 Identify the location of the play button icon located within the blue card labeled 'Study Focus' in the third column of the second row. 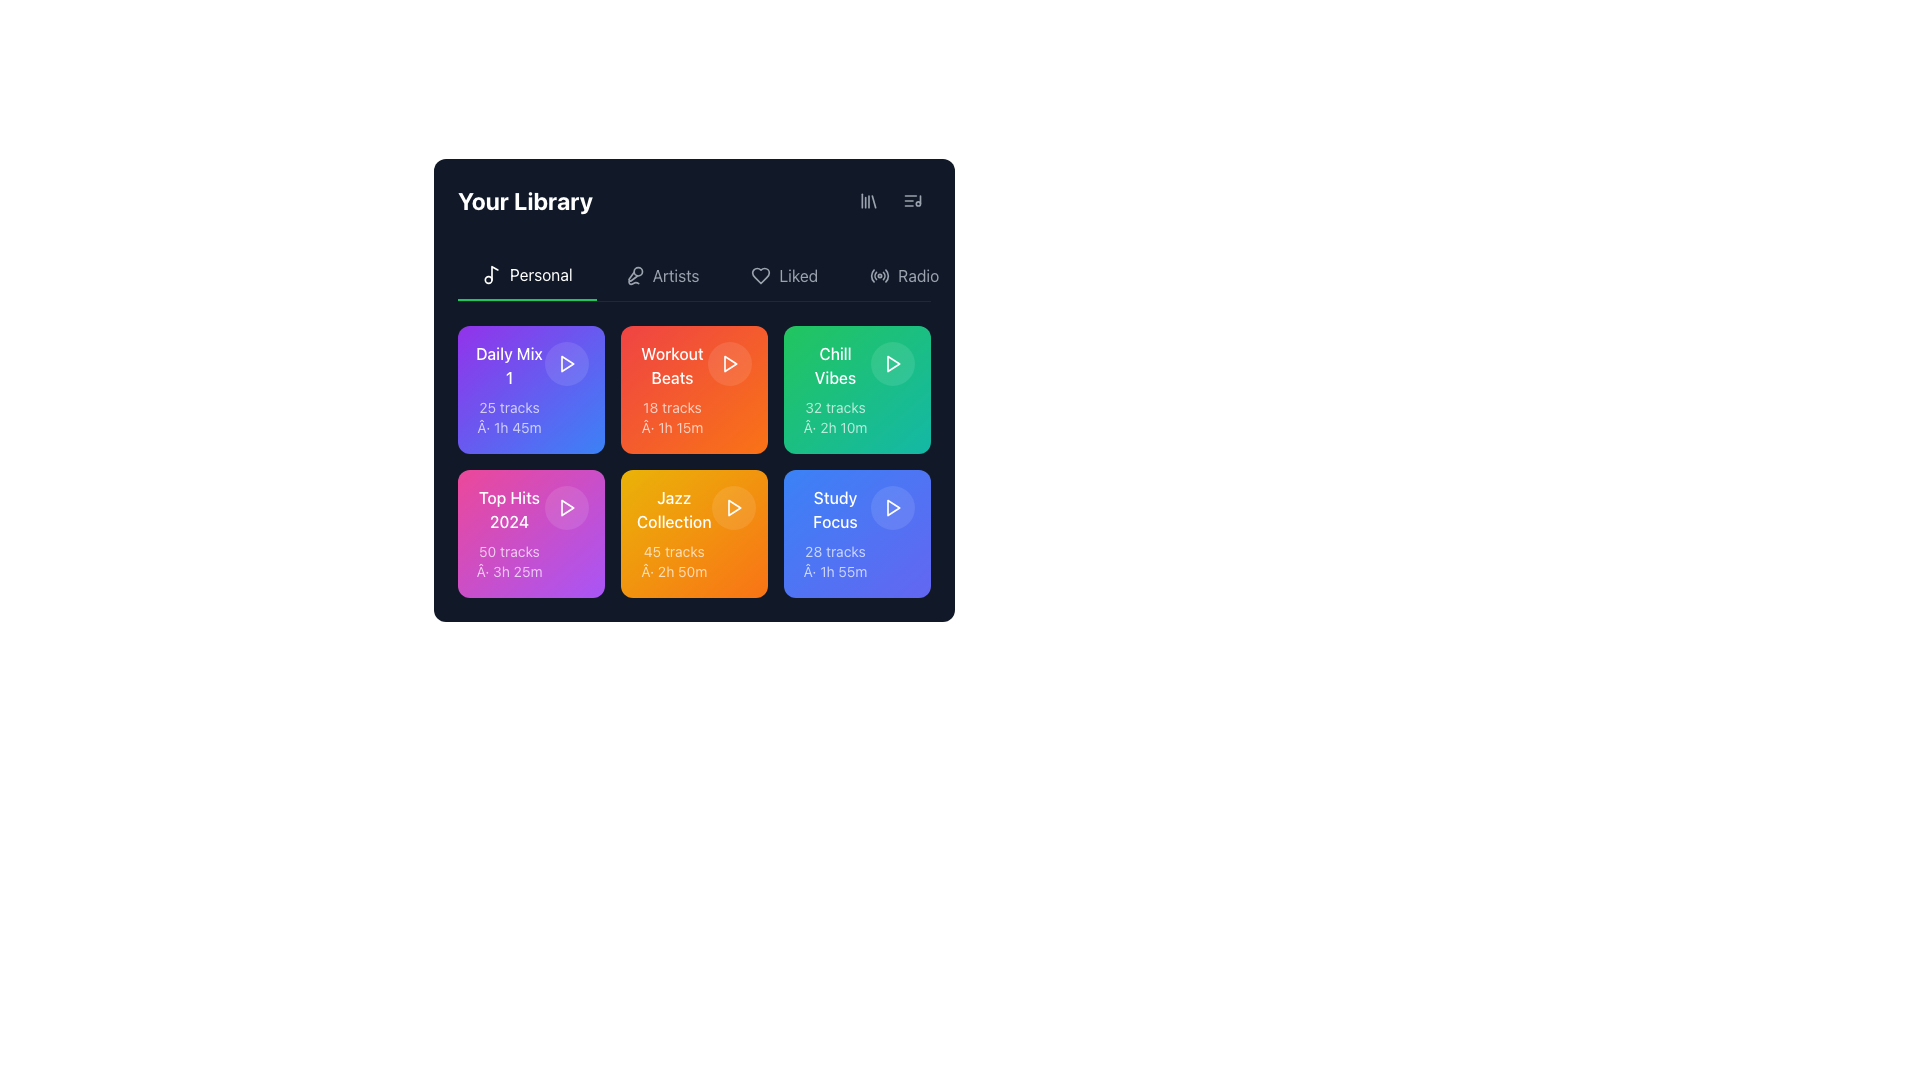
(892, 507).